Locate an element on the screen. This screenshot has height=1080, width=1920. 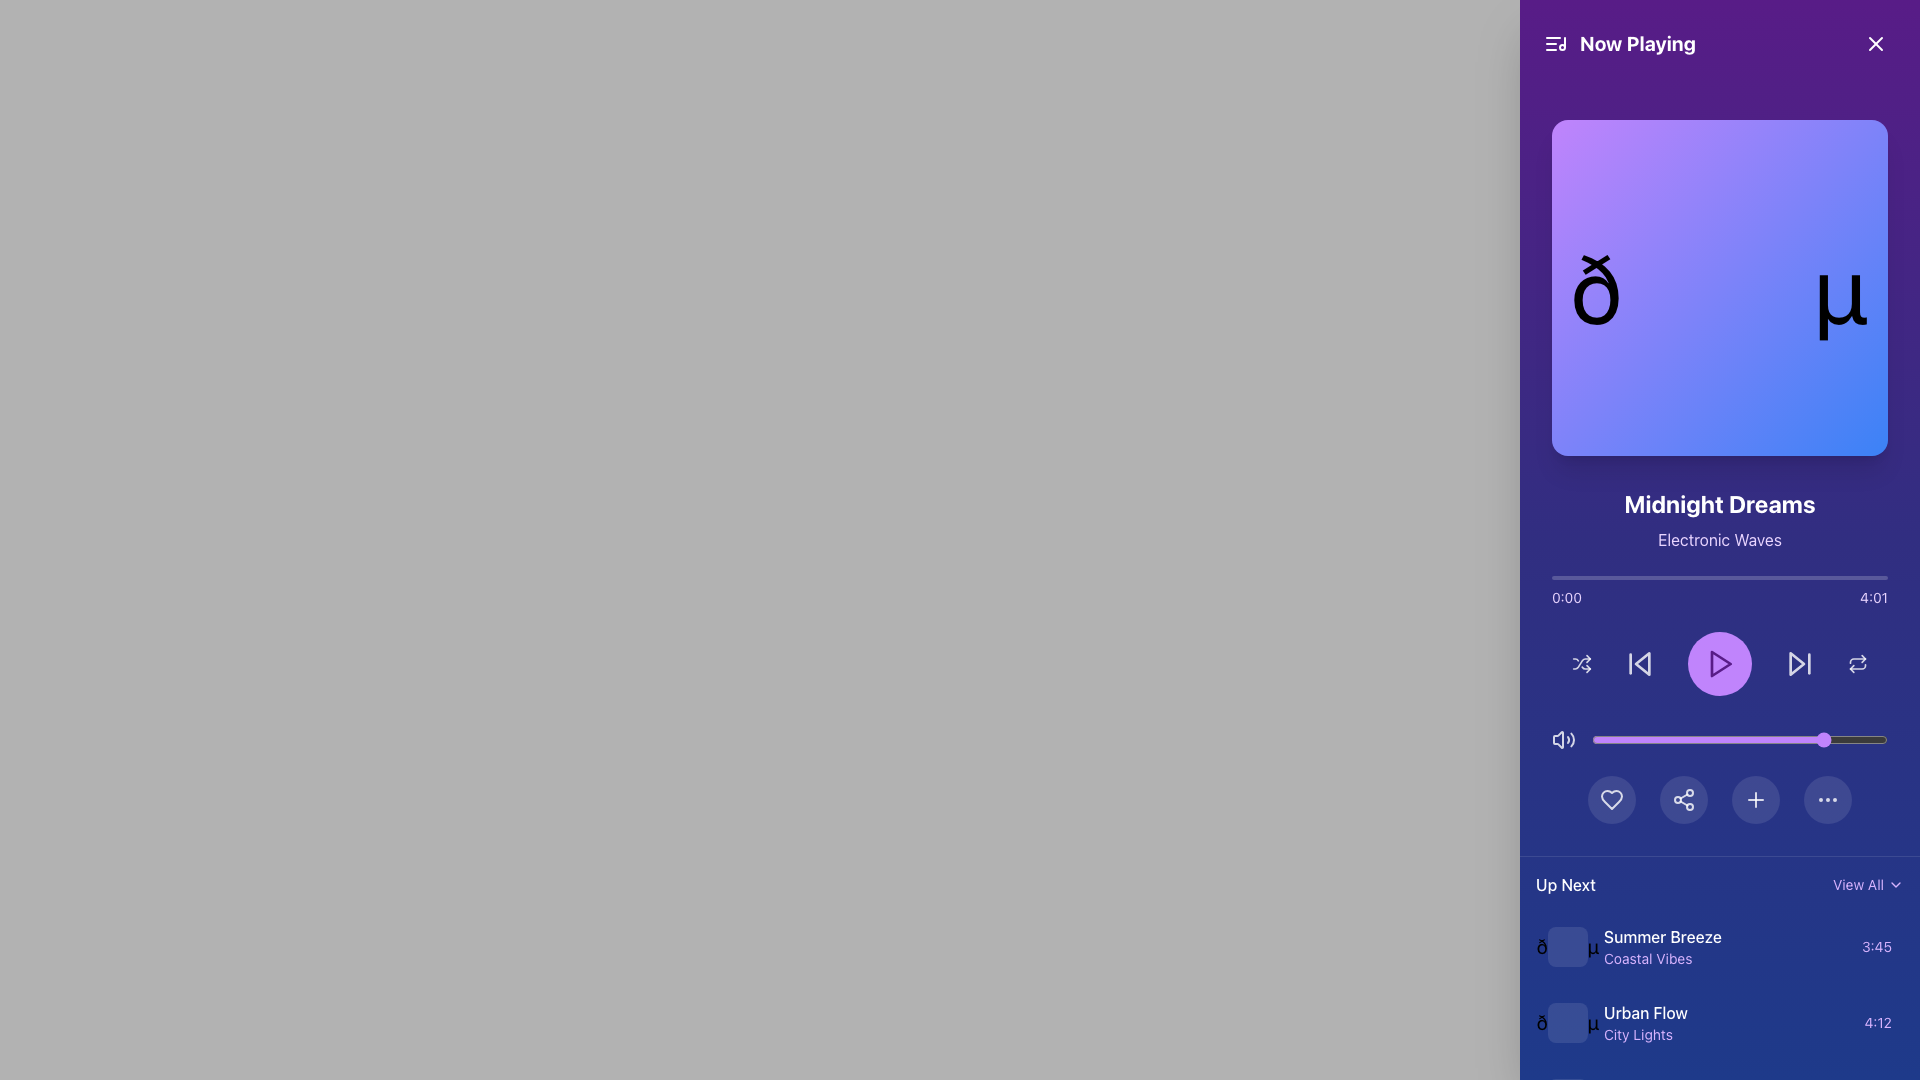
the 'More Options' button located at the bottom-right of the playing interface to receive a tooltip if available is located at coordinates (1828, 798).